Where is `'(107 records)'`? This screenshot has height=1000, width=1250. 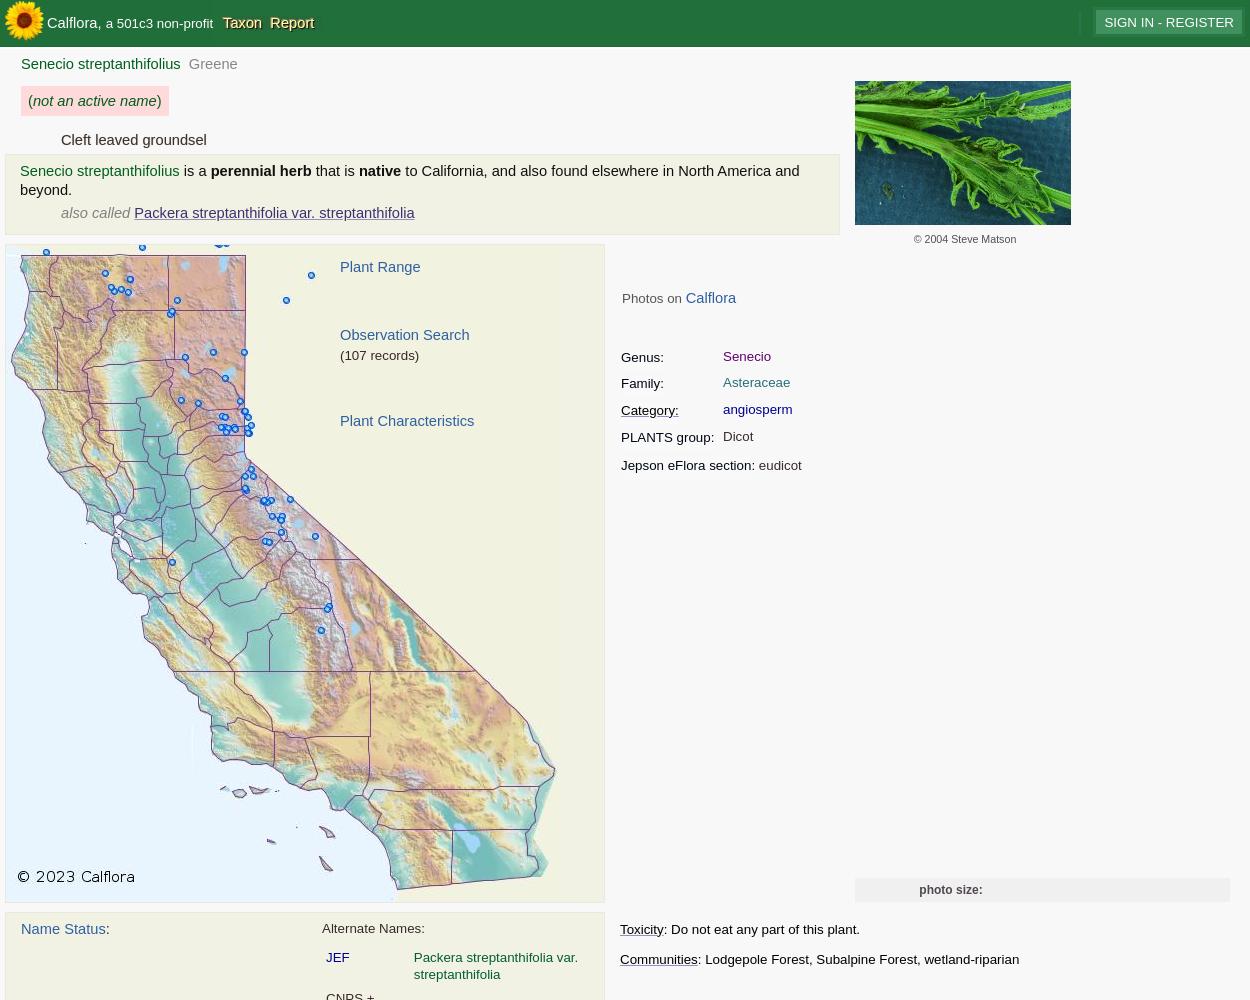 '(107 records)' is located at coordinates (379, 354).